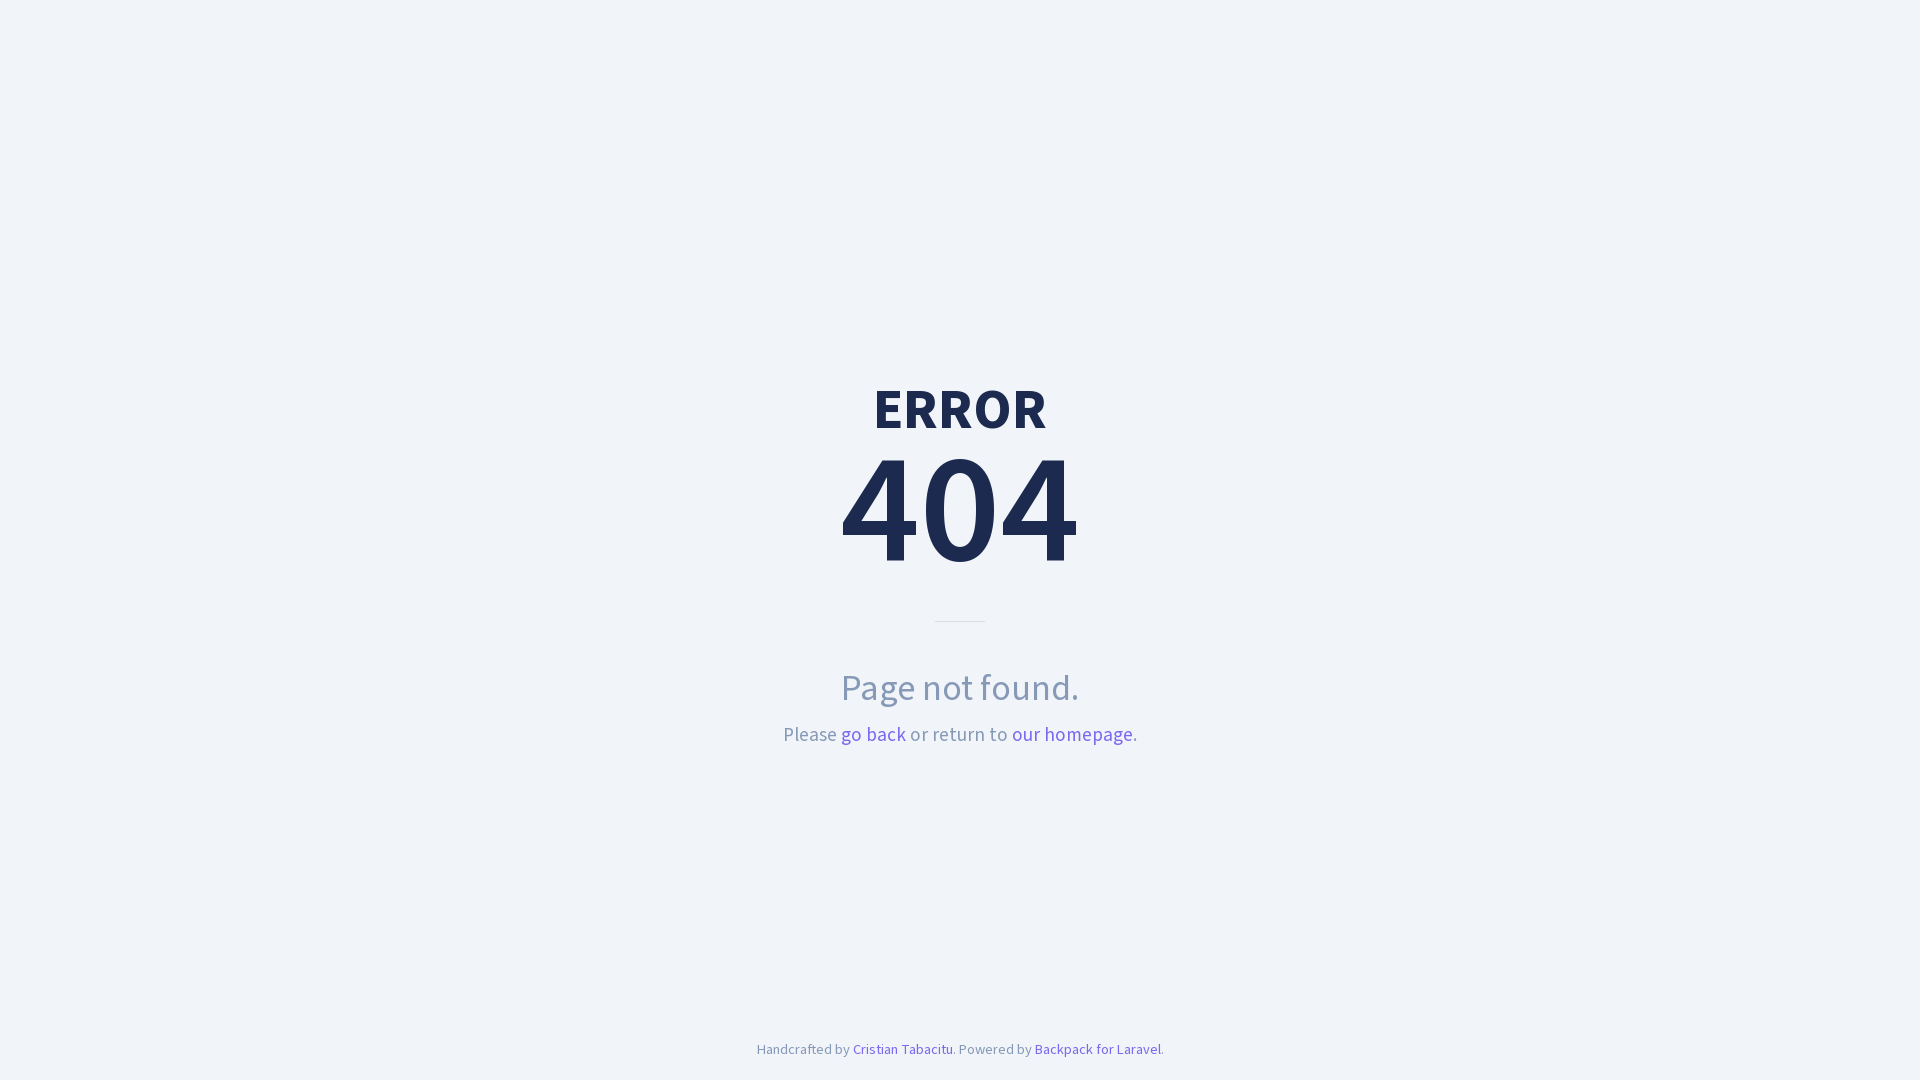 The image size is (1920, 1080). I want to click on 'Cristian Tabacitu', so click(901, 1048).